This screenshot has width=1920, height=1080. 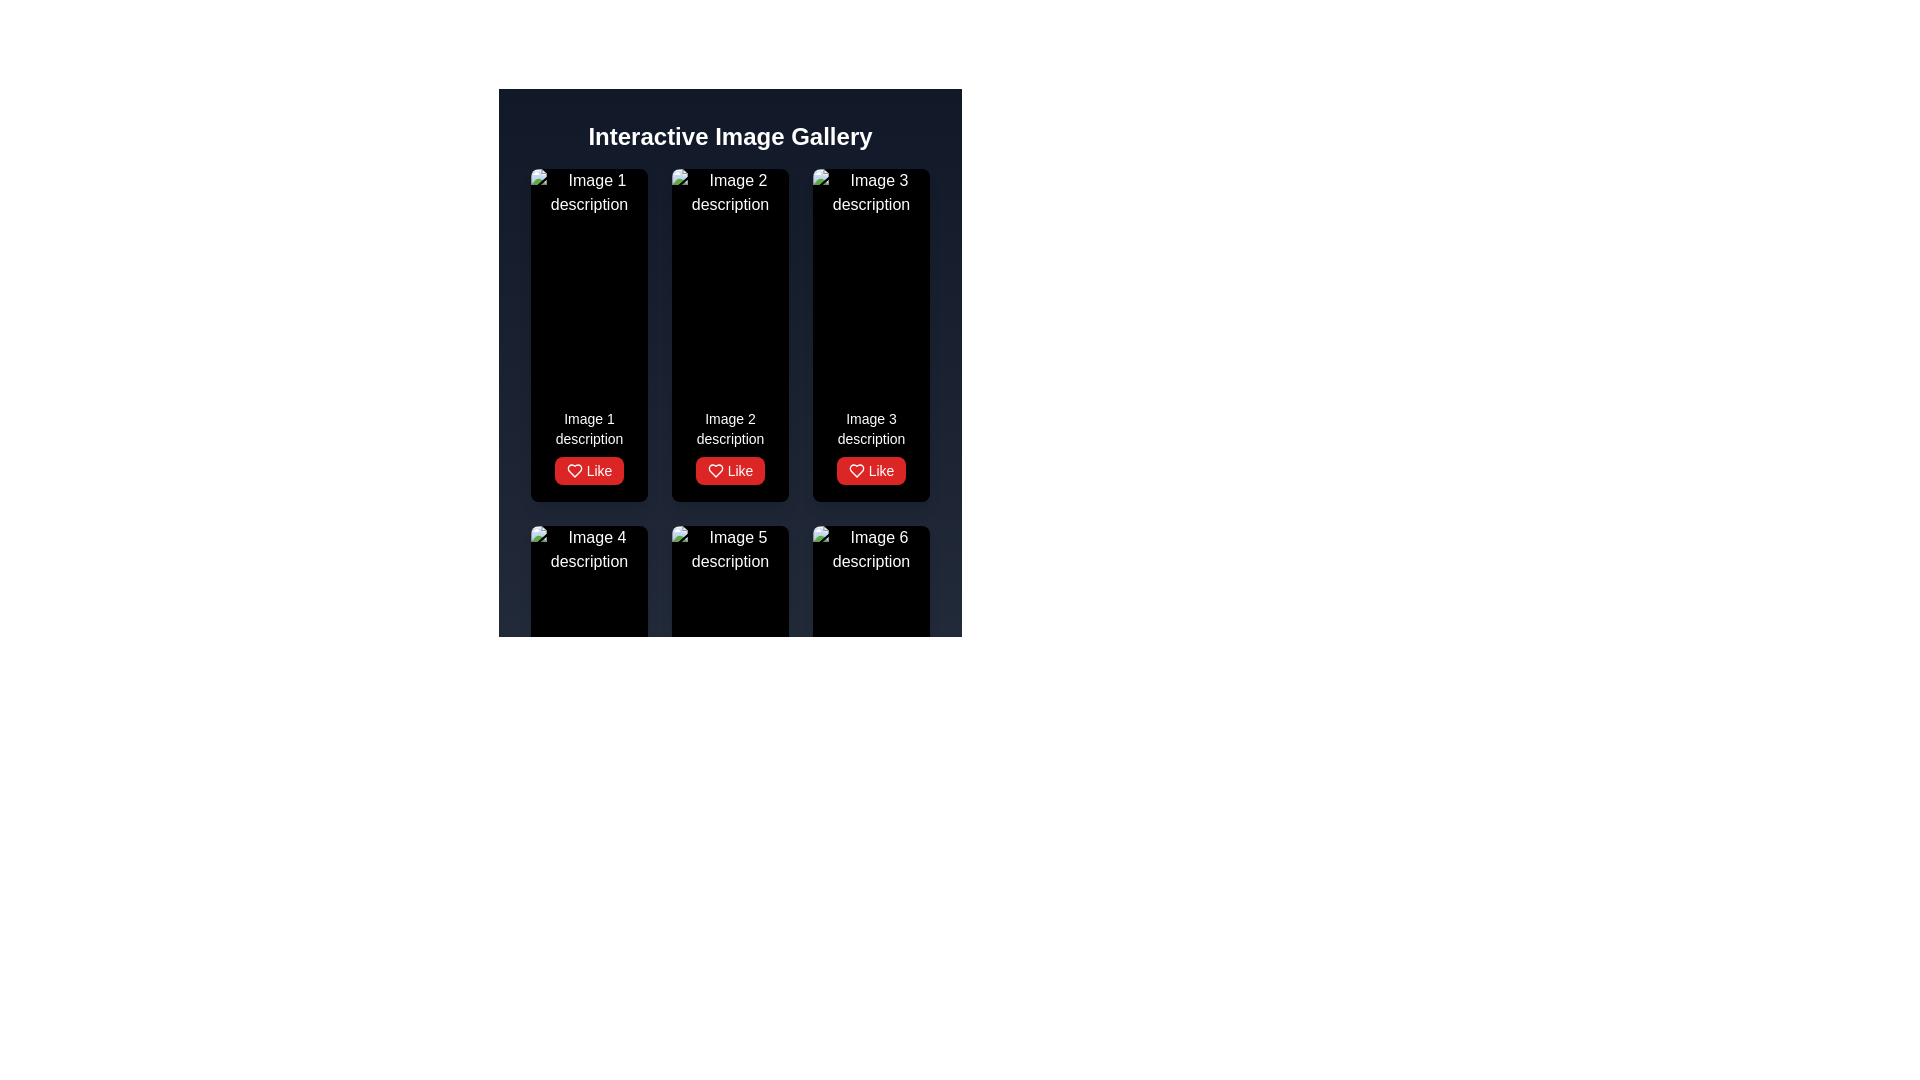 What do you see at coordinates (588, 470) in the screenshot?
I see `the like button located below 'Image 1 description'` at bounding box center [588, 470].